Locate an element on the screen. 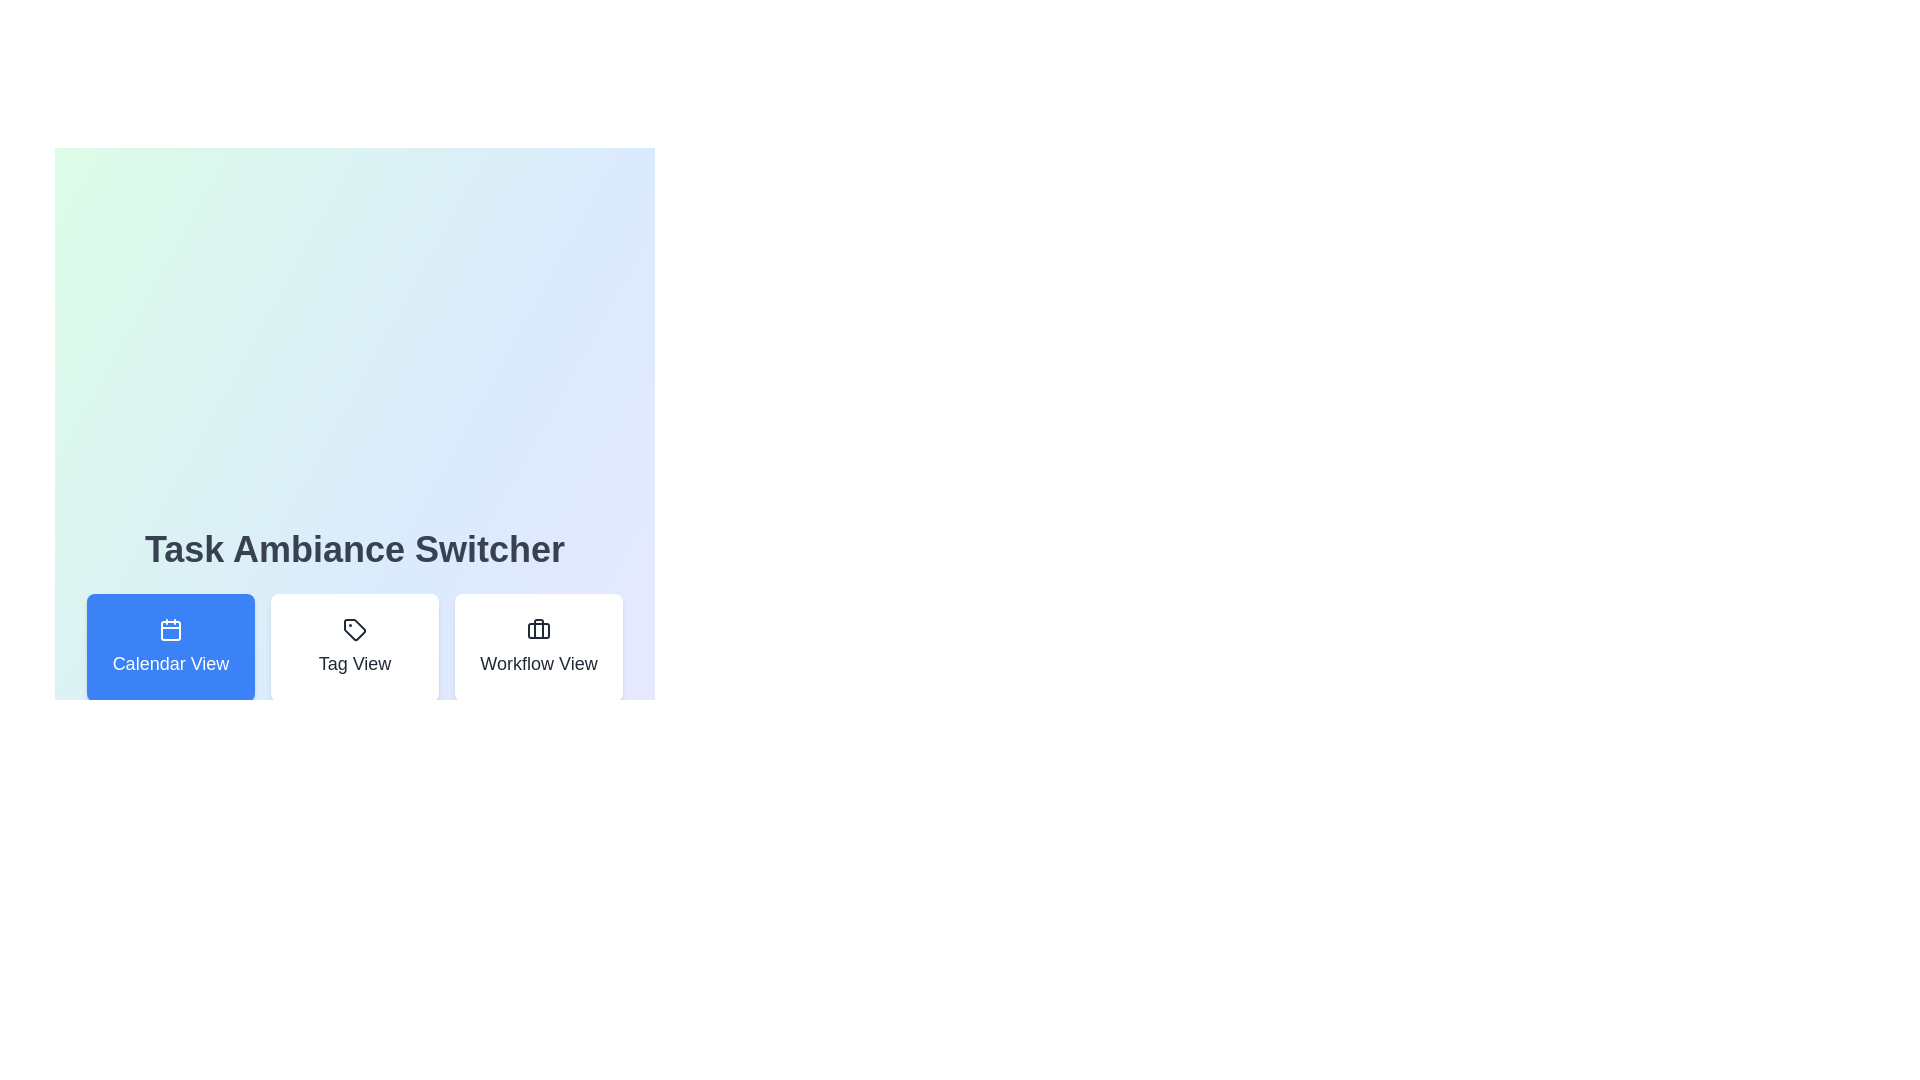 This screenshot has width=1920, height=1080. the design details of the rectangular graphical component within the calendar icon located in the 'Calendar View' button, which is the first button in the horizontal row under 'Task Ambiance Switcher.' is located at coordinates (171, 631).